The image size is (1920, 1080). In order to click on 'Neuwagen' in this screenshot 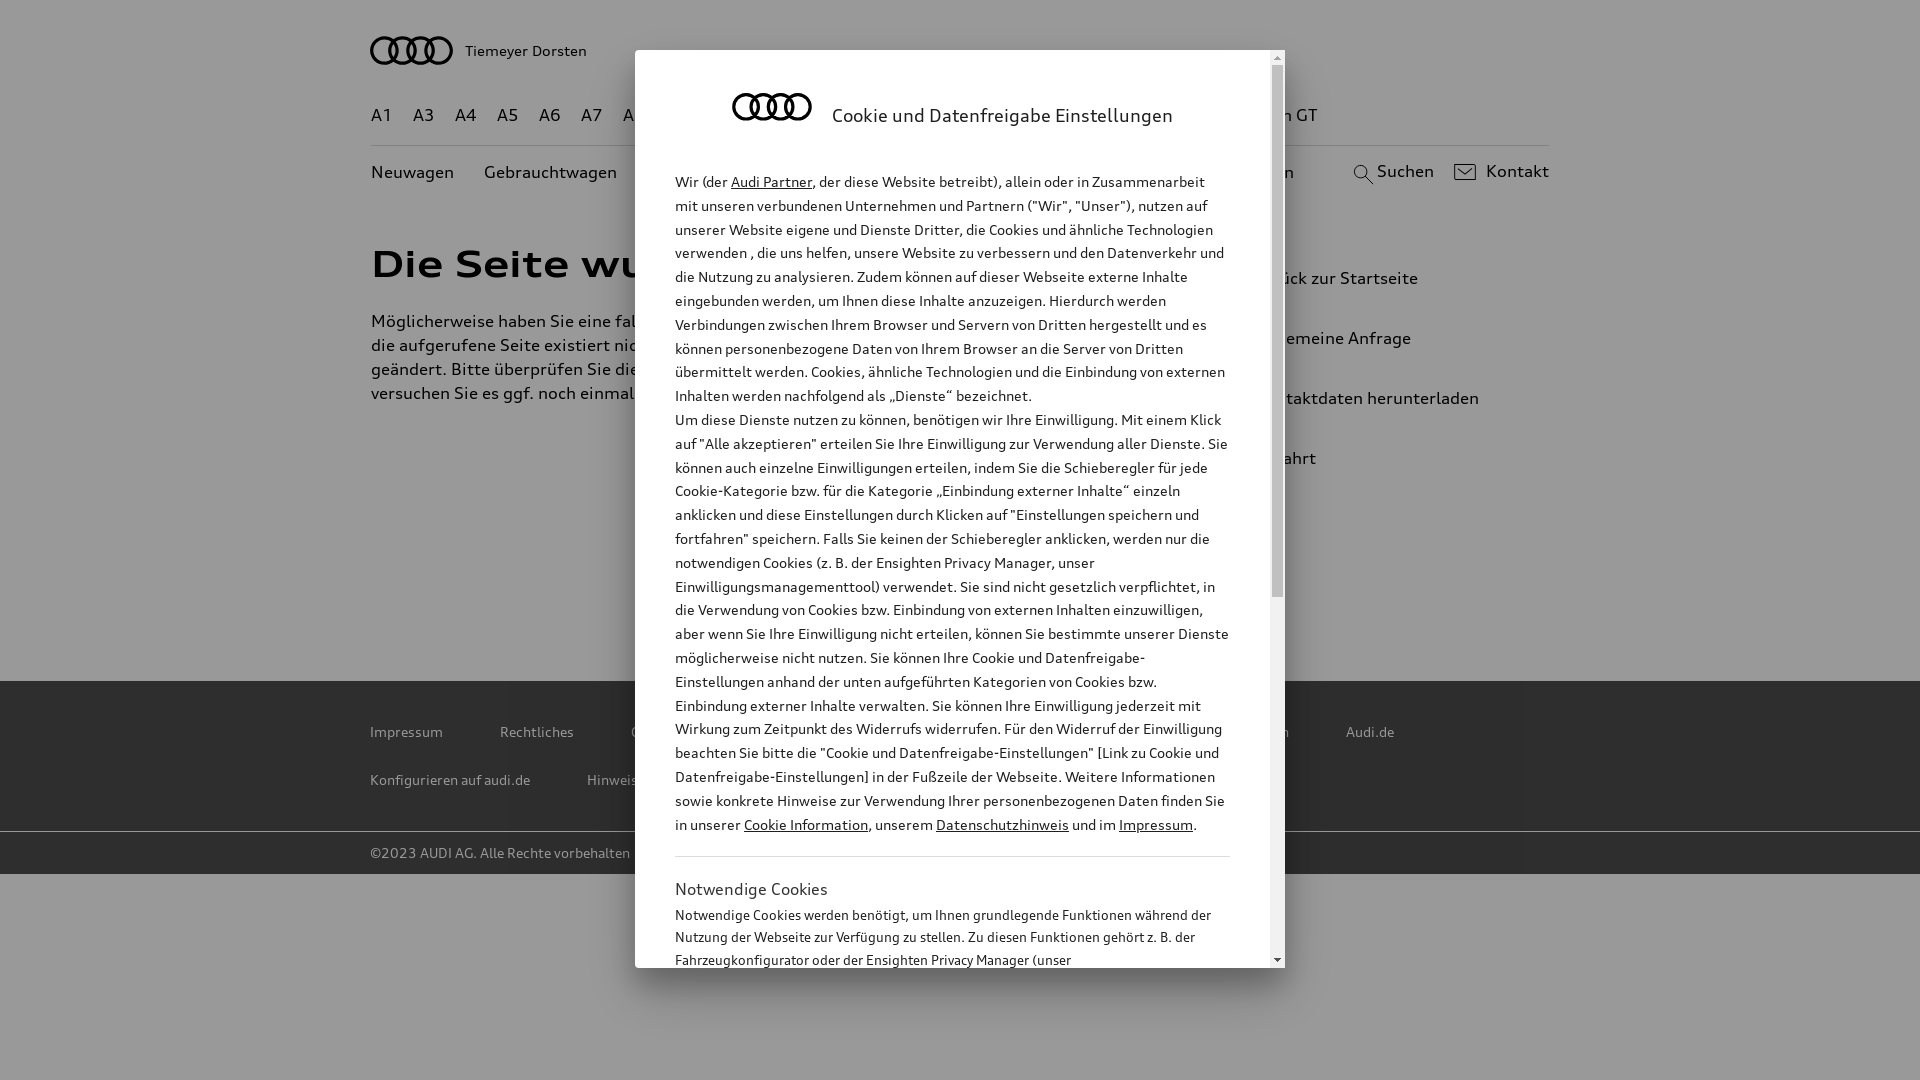, I will do `click(411, 171)`.